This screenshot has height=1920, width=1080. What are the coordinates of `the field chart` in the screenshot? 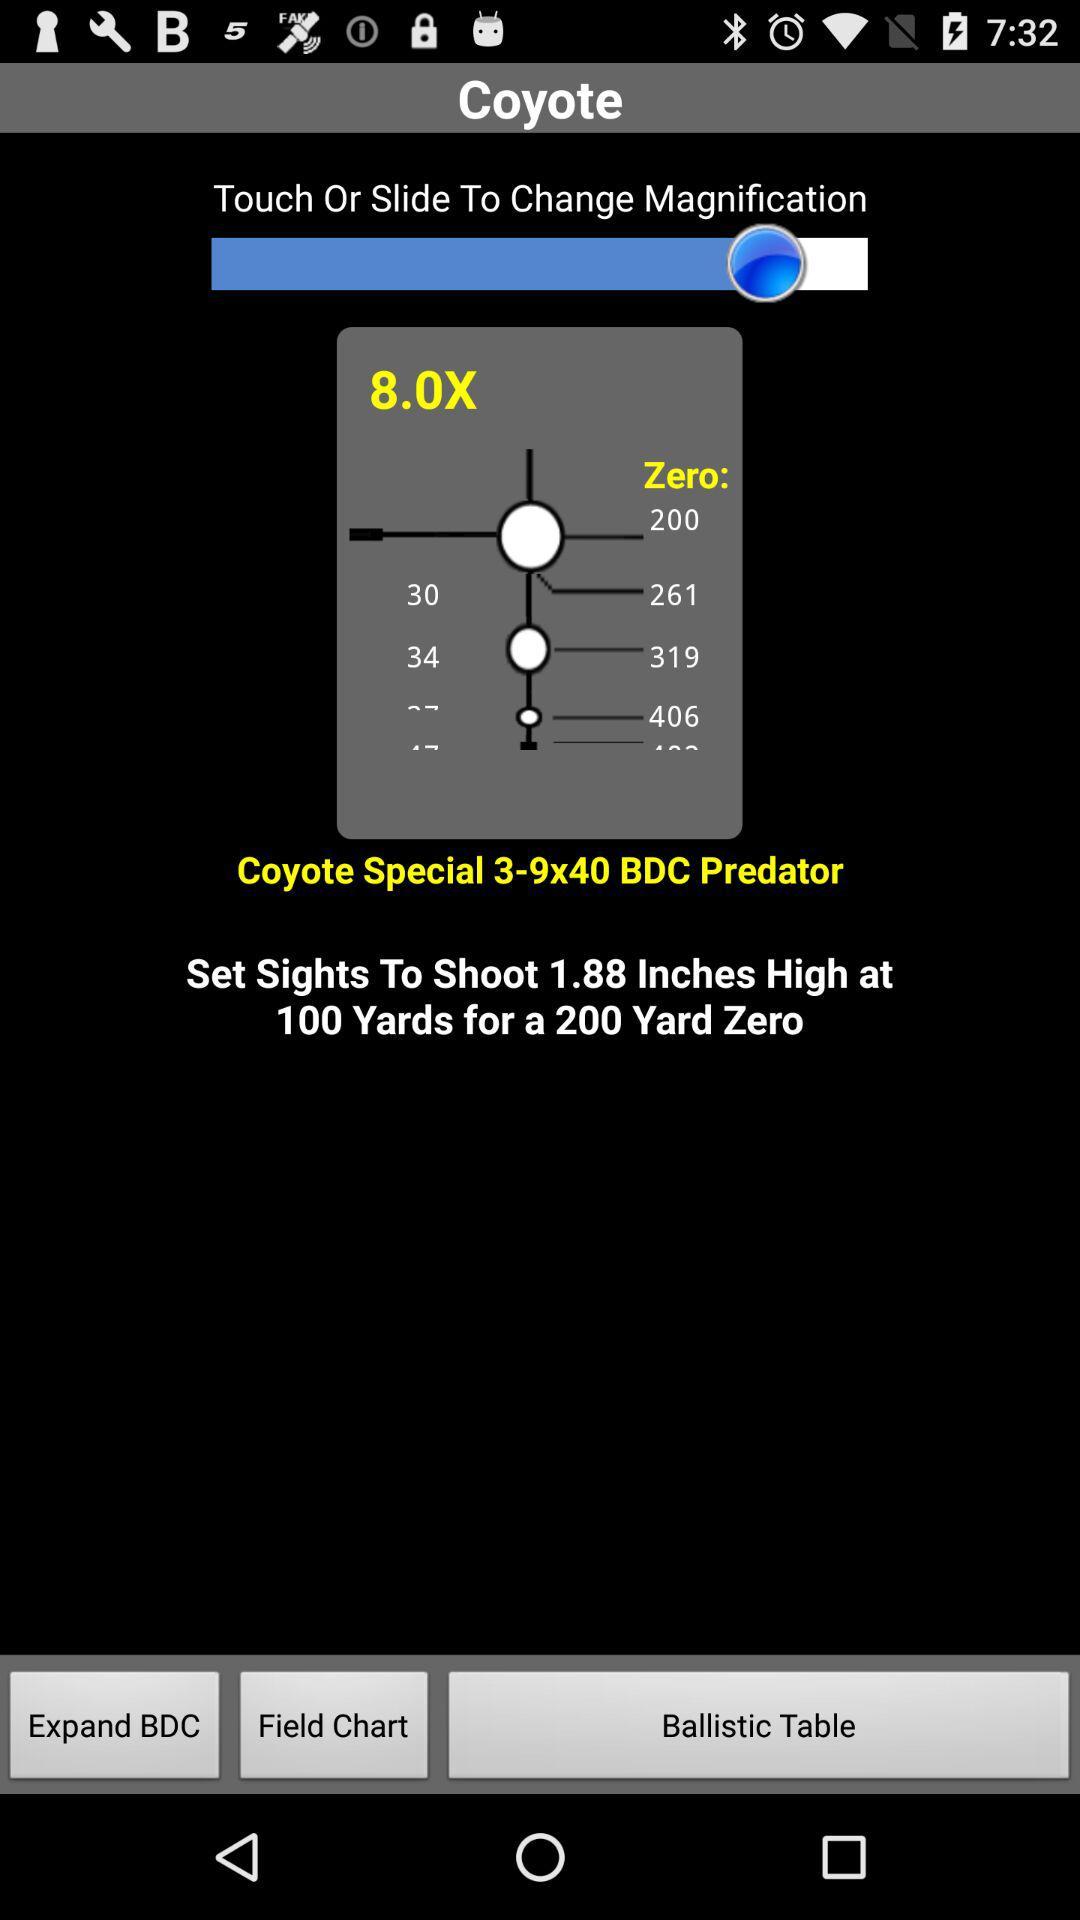 It's located at (333, 1730).